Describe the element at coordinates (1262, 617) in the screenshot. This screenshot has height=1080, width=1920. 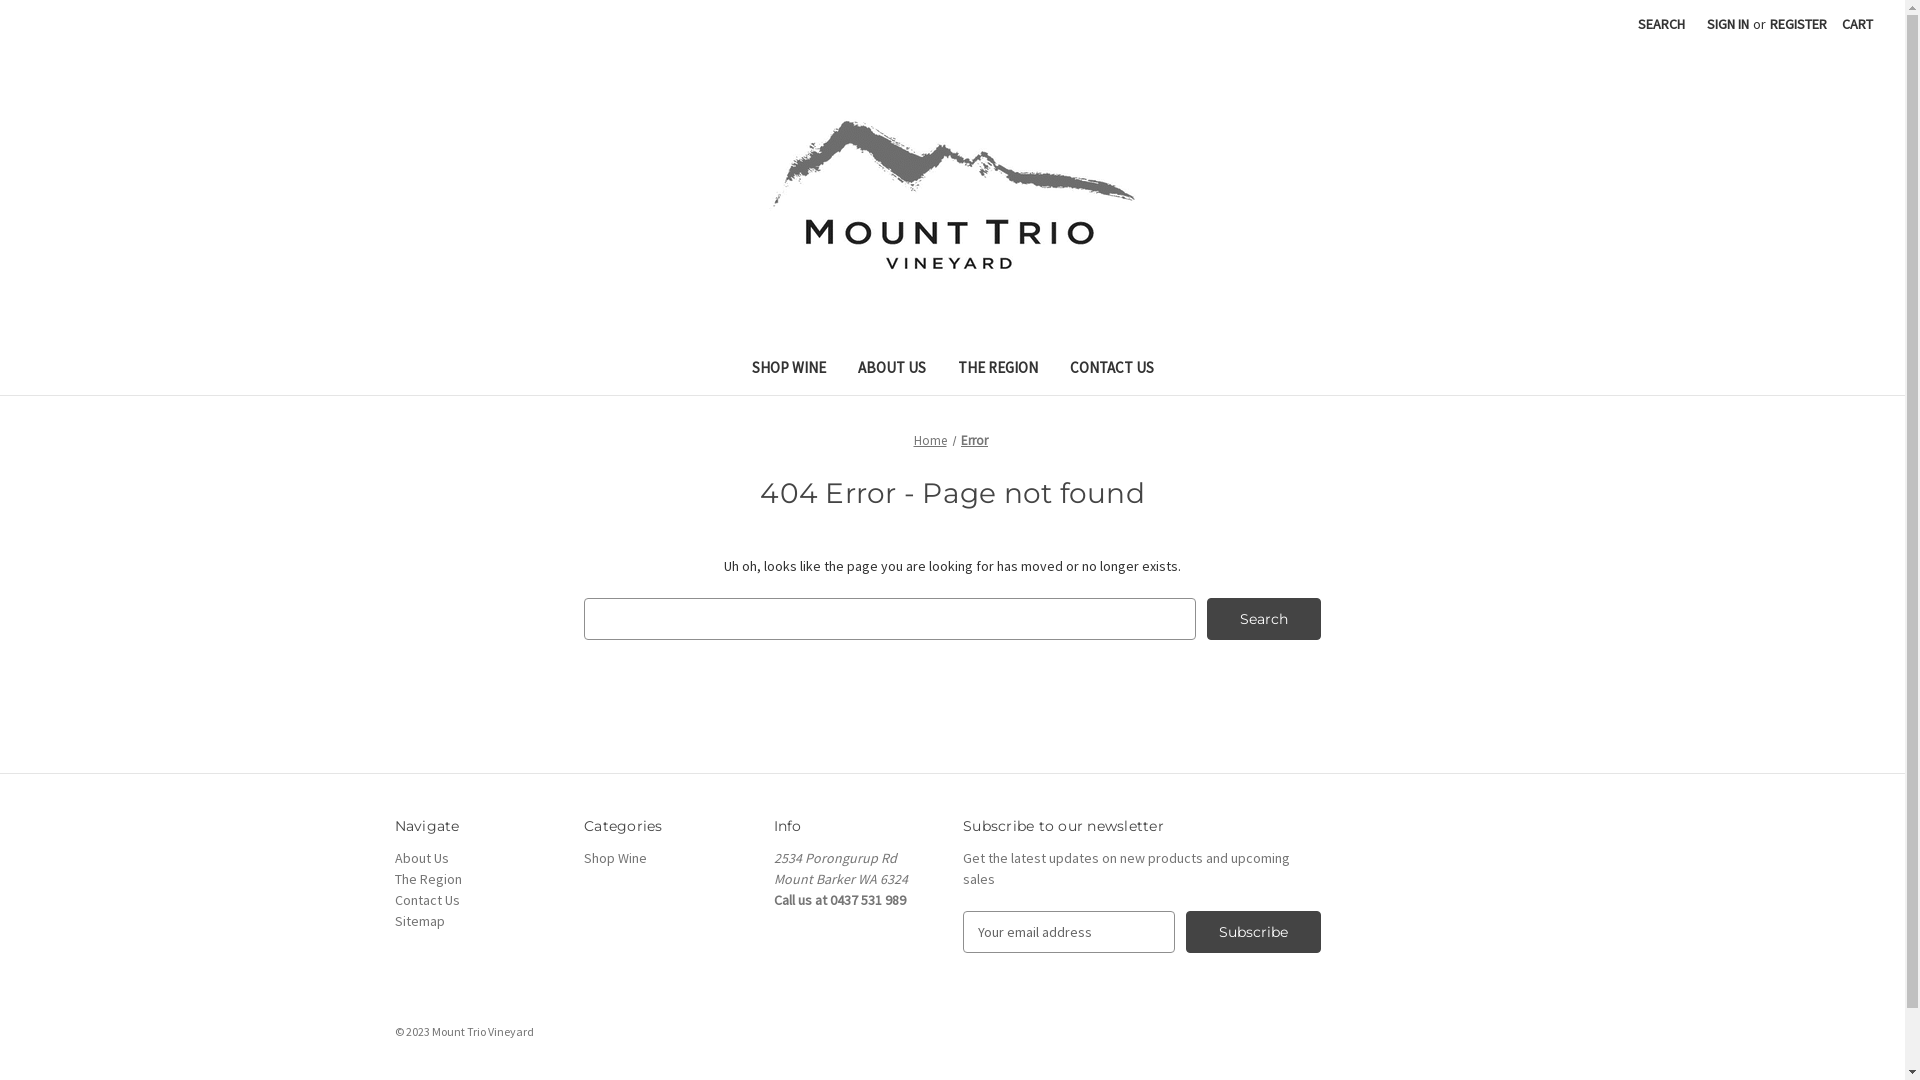
I see `'Search'` at that location.